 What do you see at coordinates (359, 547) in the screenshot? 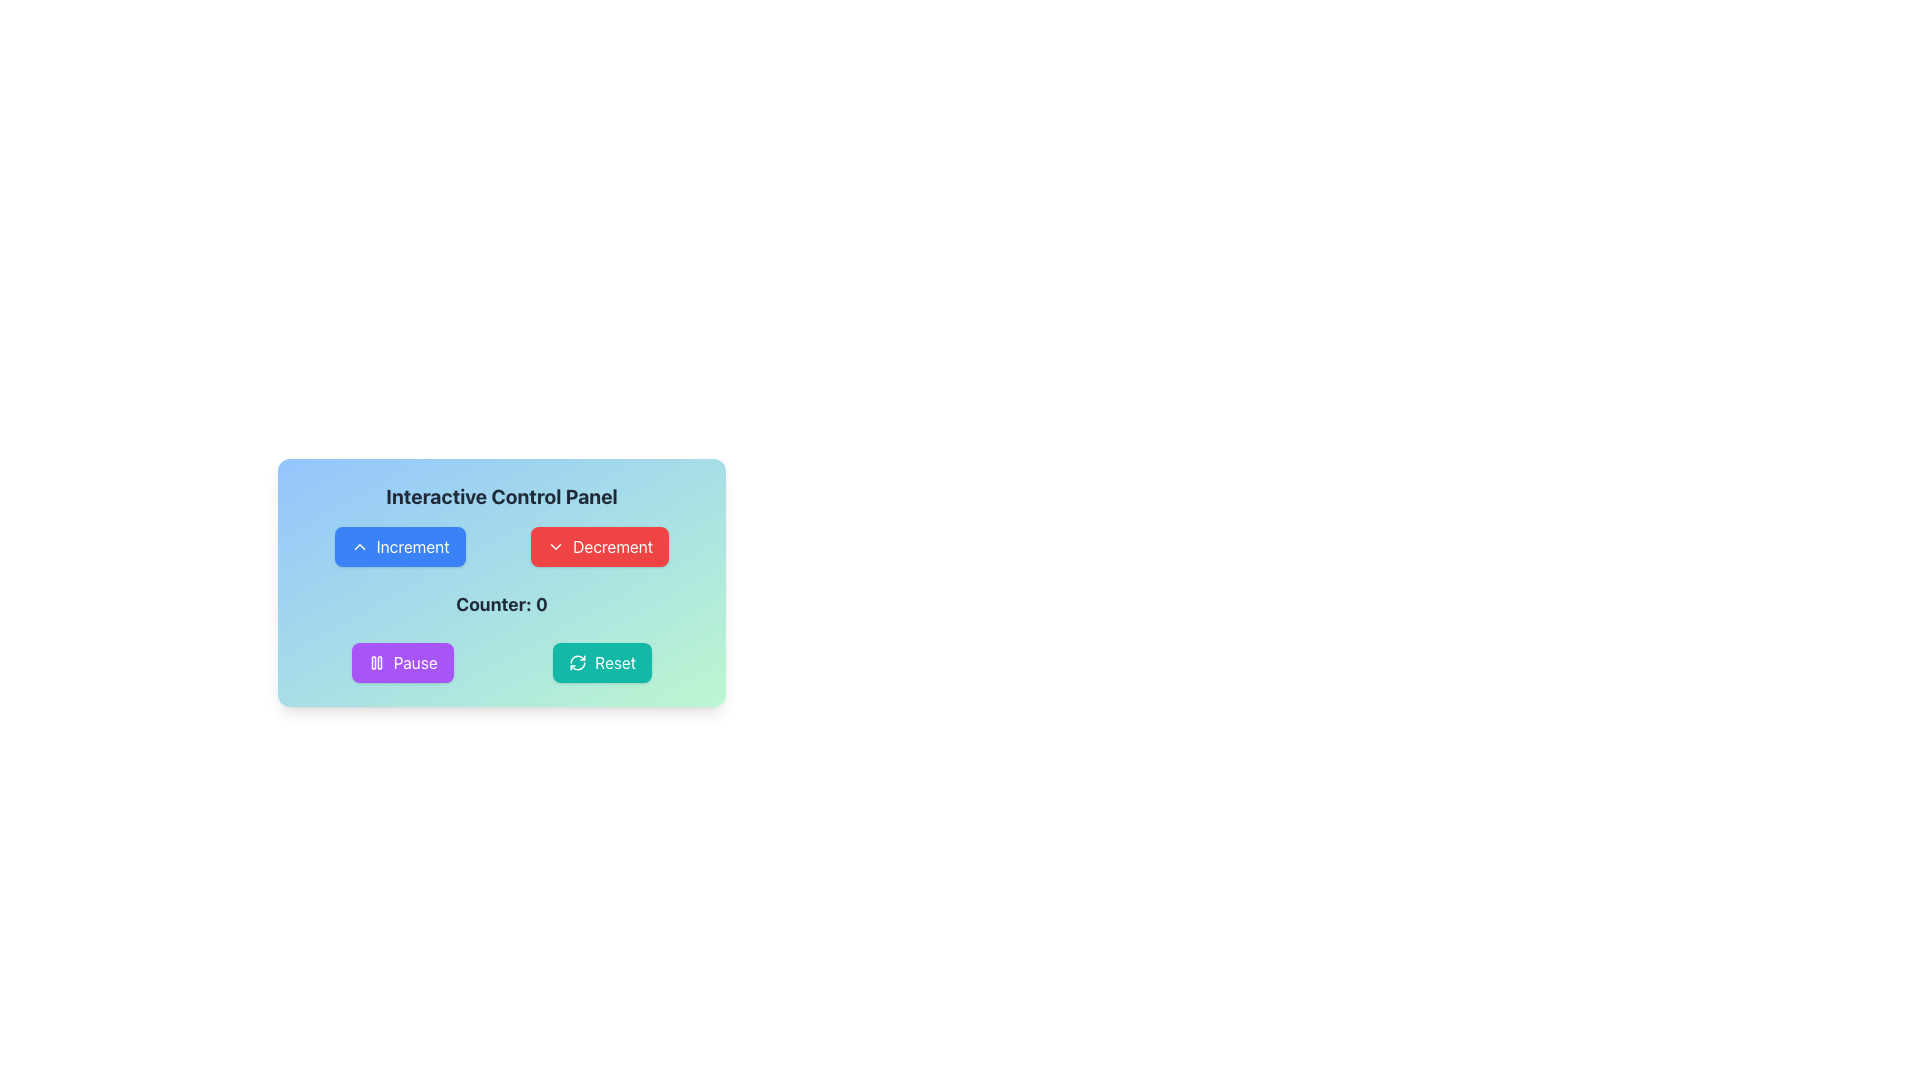
I see `the 'Increment' button containing the upward-pointing chevron icon located at the top-left corner of the interactive control panel` at bounding box center [359, 547].